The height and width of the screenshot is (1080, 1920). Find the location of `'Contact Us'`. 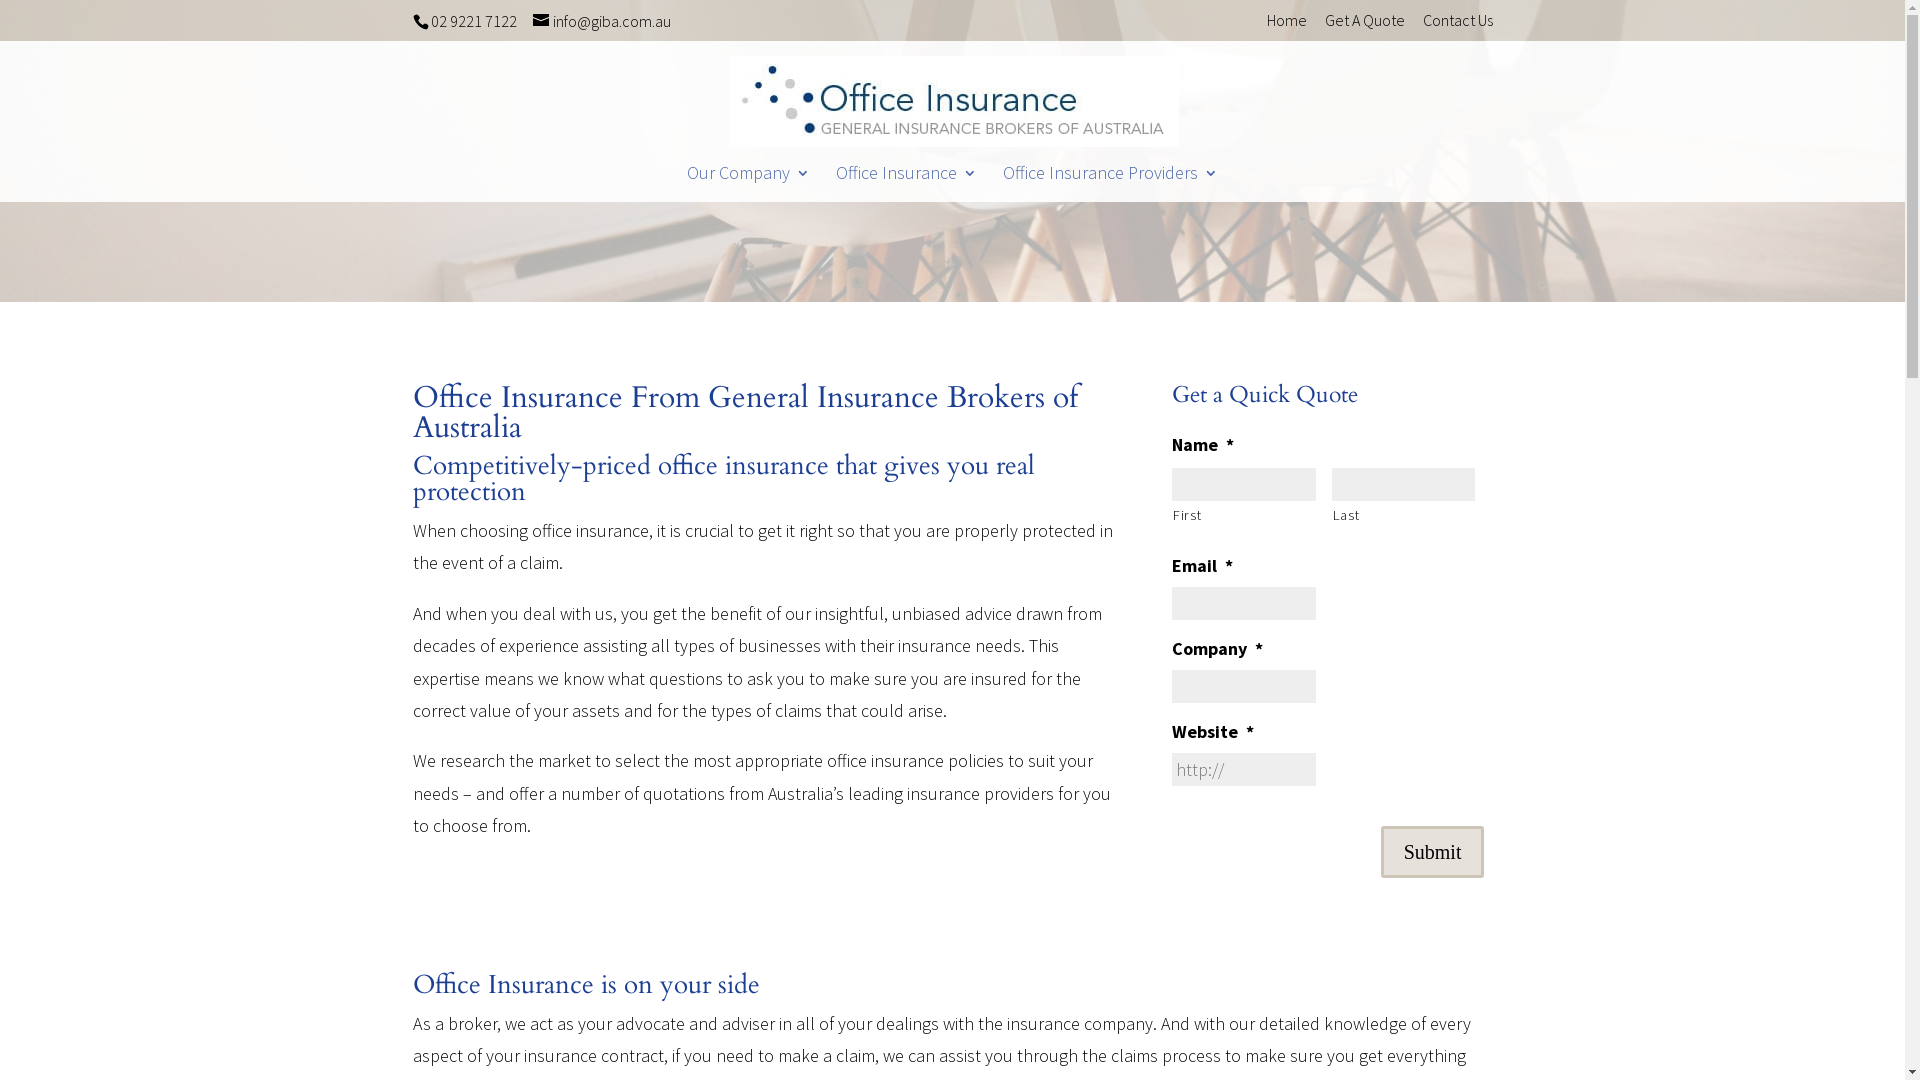

'Contact Us' is located at coordinates (1457, 26).